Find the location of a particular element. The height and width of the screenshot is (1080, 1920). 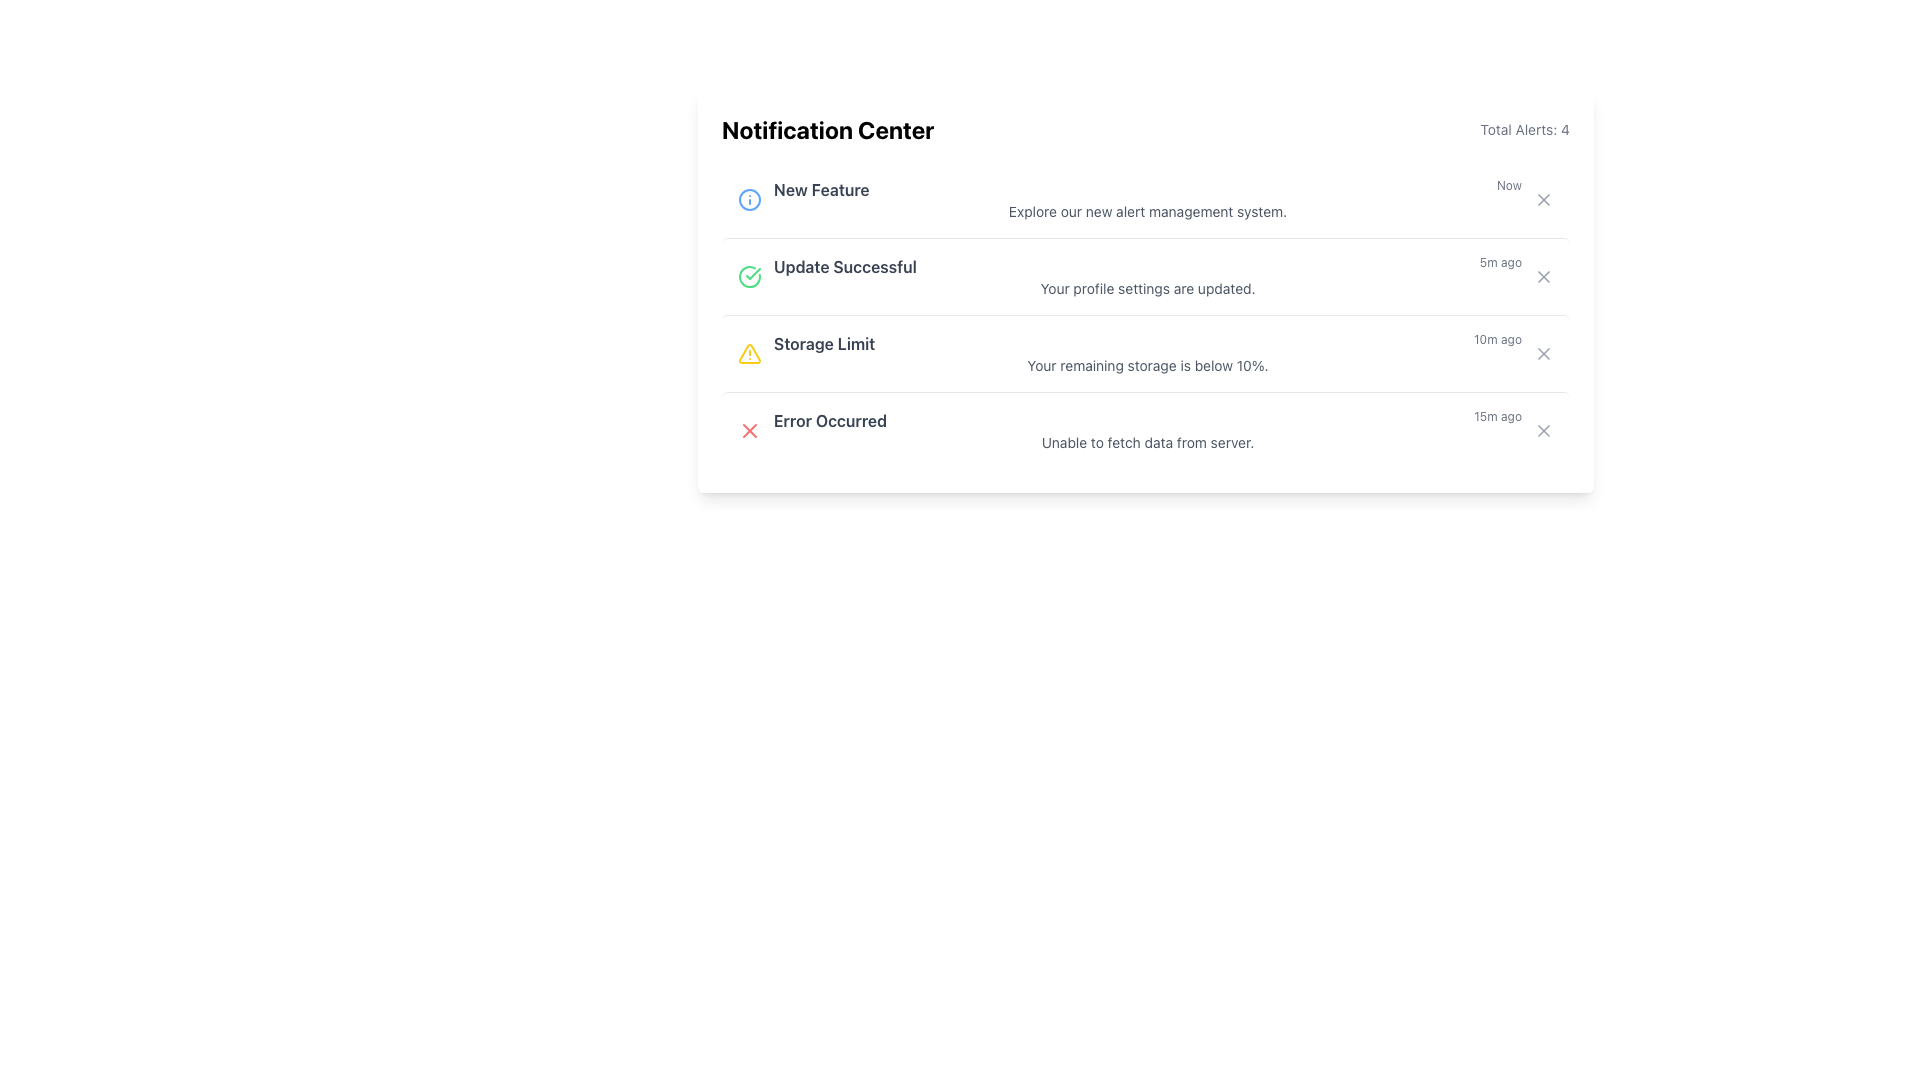

the error notification entry located at the bottom of the notification list is located at coordinates (1146, 428).